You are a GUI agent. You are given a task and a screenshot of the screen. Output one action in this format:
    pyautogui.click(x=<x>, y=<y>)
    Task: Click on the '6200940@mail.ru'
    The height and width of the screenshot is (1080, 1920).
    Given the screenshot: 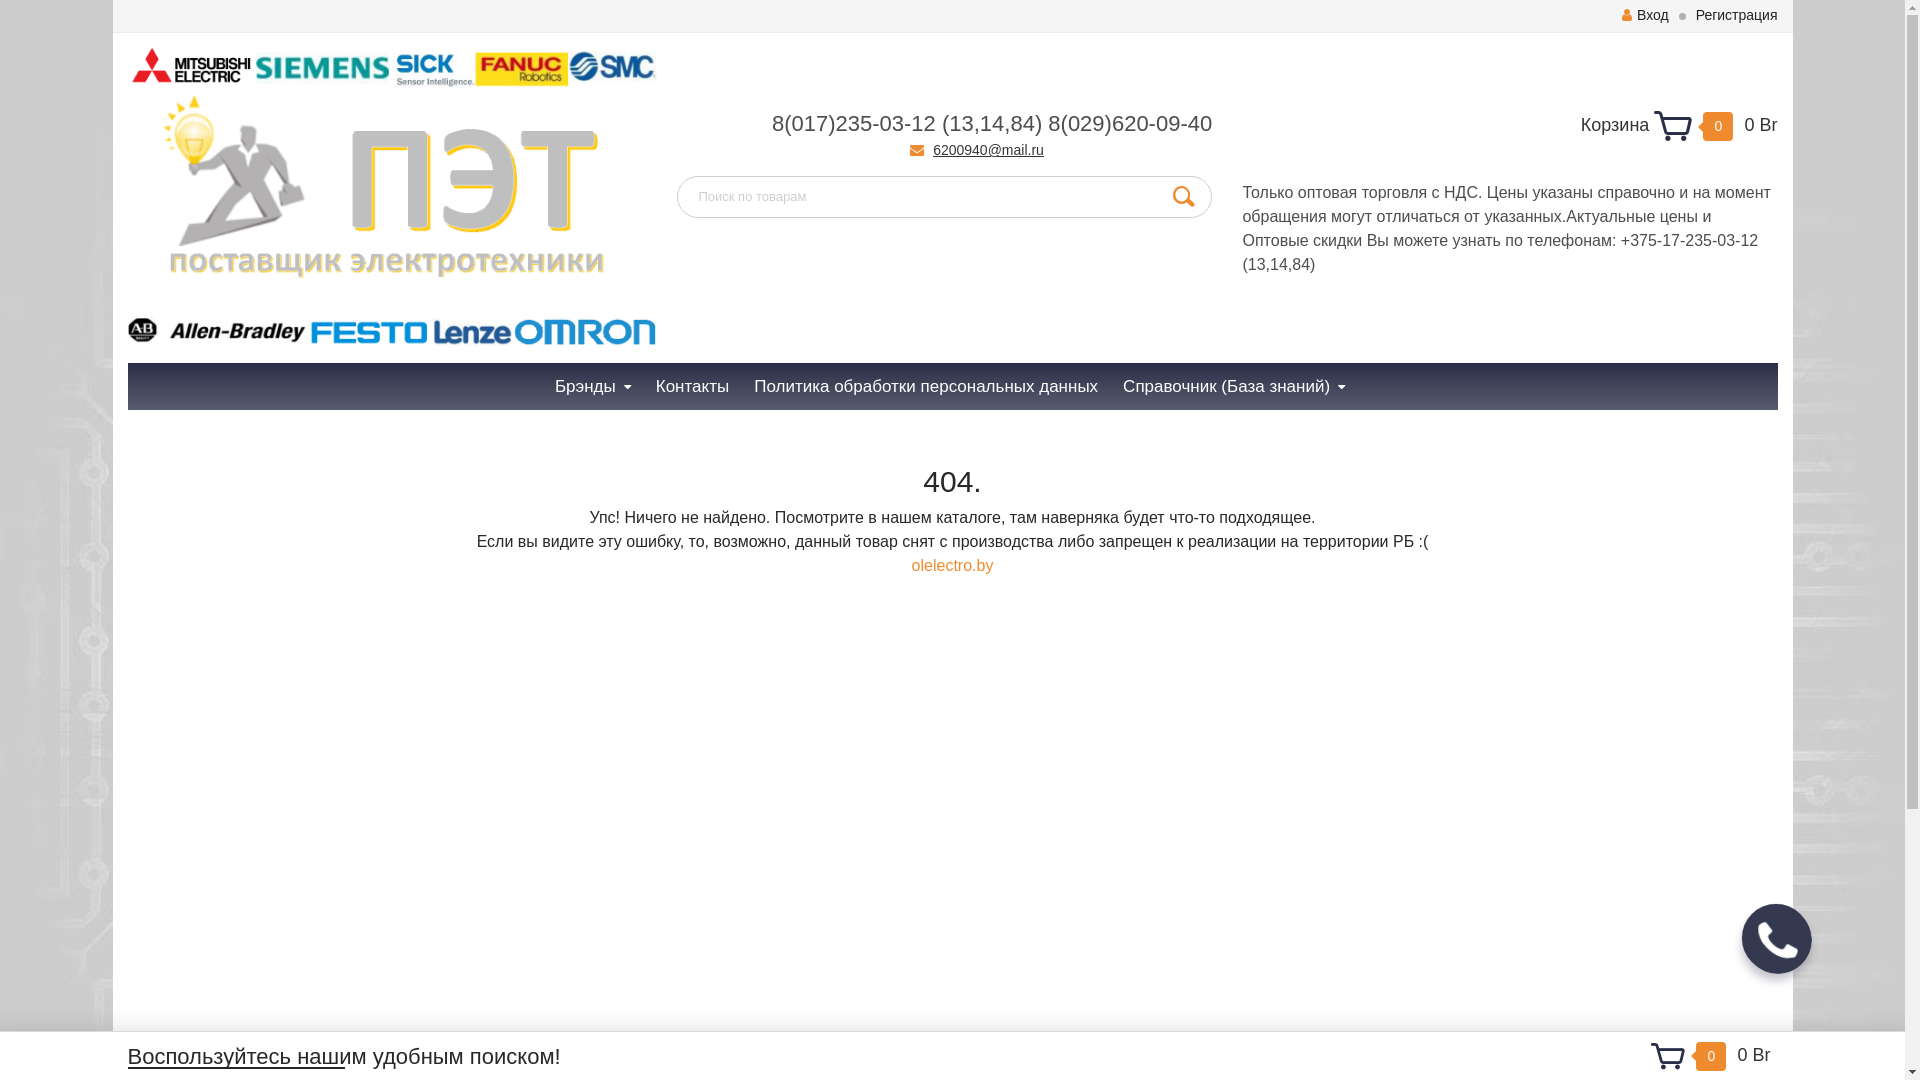 What is the action you would take?
    pyautogui.click(x=988, y=149)
    